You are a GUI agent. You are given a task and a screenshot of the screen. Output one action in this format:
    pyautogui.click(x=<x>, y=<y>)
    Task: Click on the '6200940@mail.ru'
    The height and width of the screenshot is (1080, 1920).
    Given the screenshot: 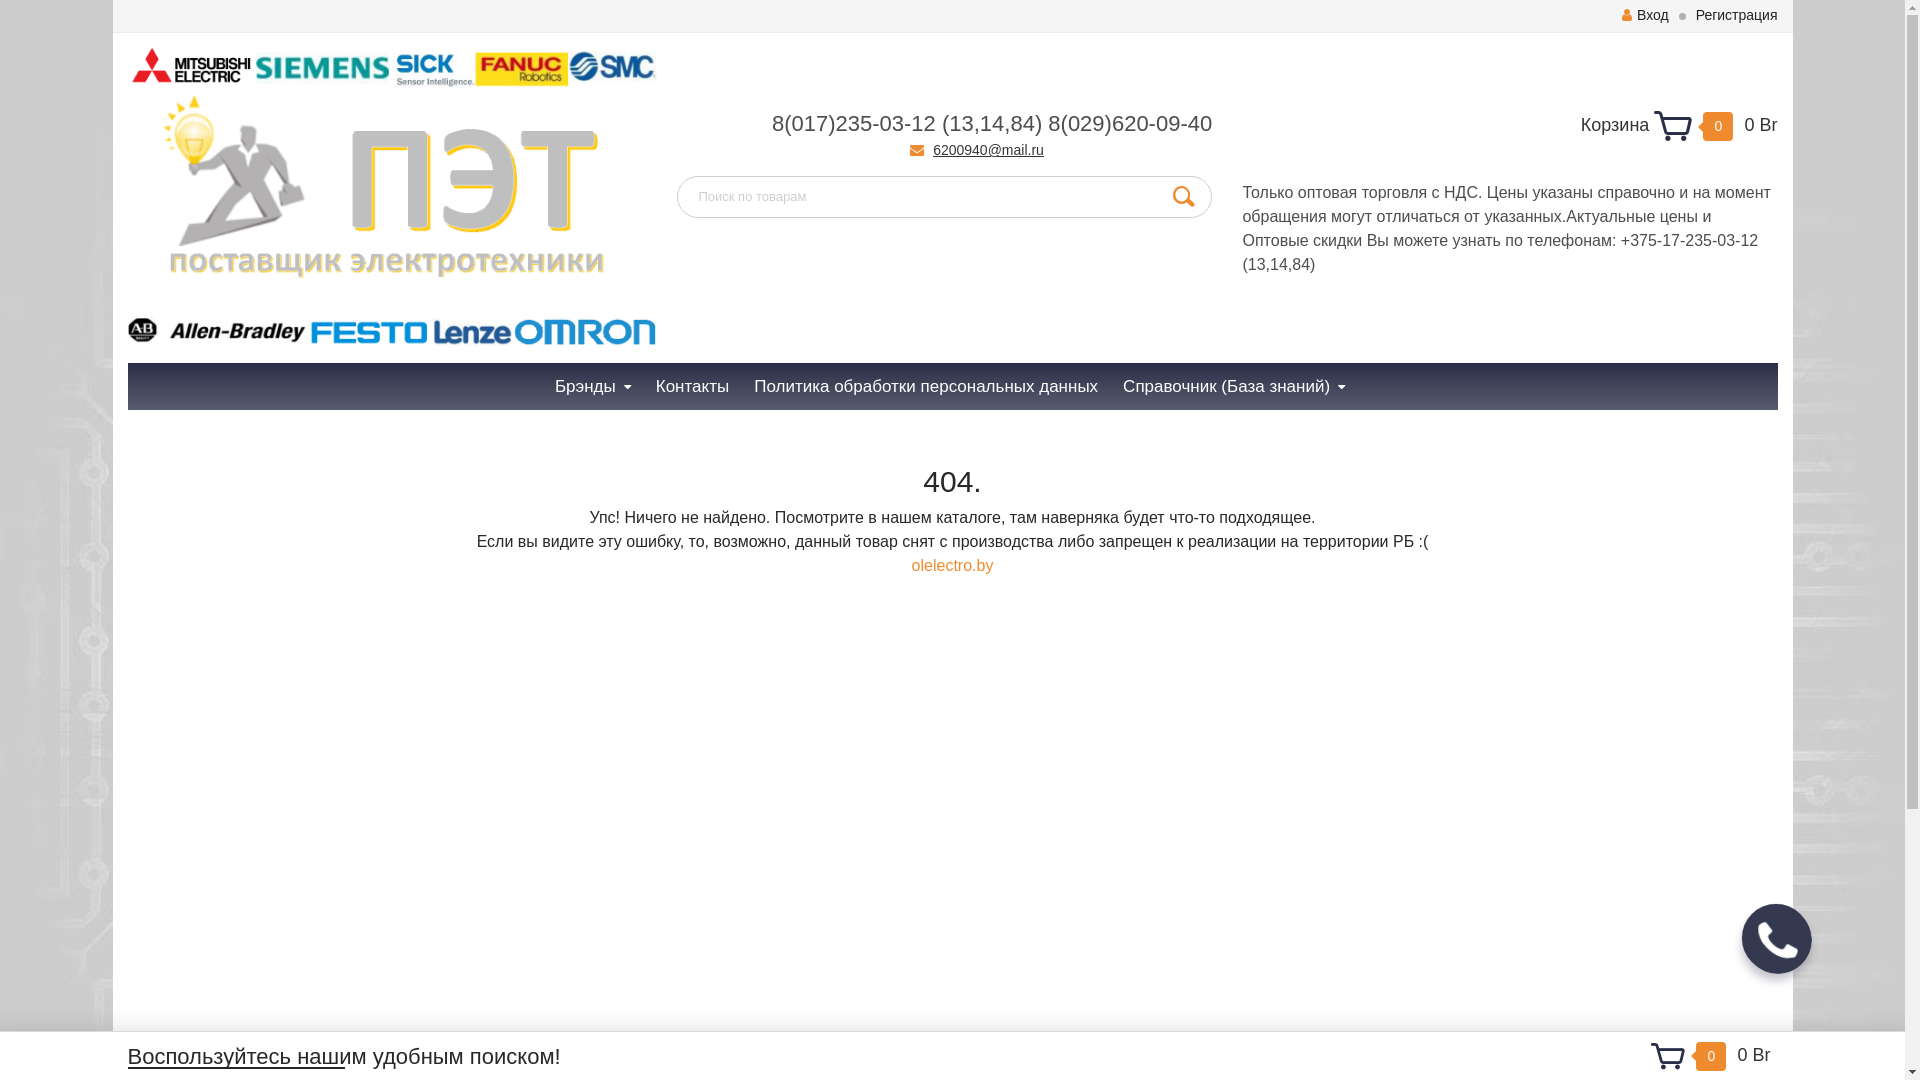 What is the action you would take?
    pyautogui.click(x=988, y=149)
    